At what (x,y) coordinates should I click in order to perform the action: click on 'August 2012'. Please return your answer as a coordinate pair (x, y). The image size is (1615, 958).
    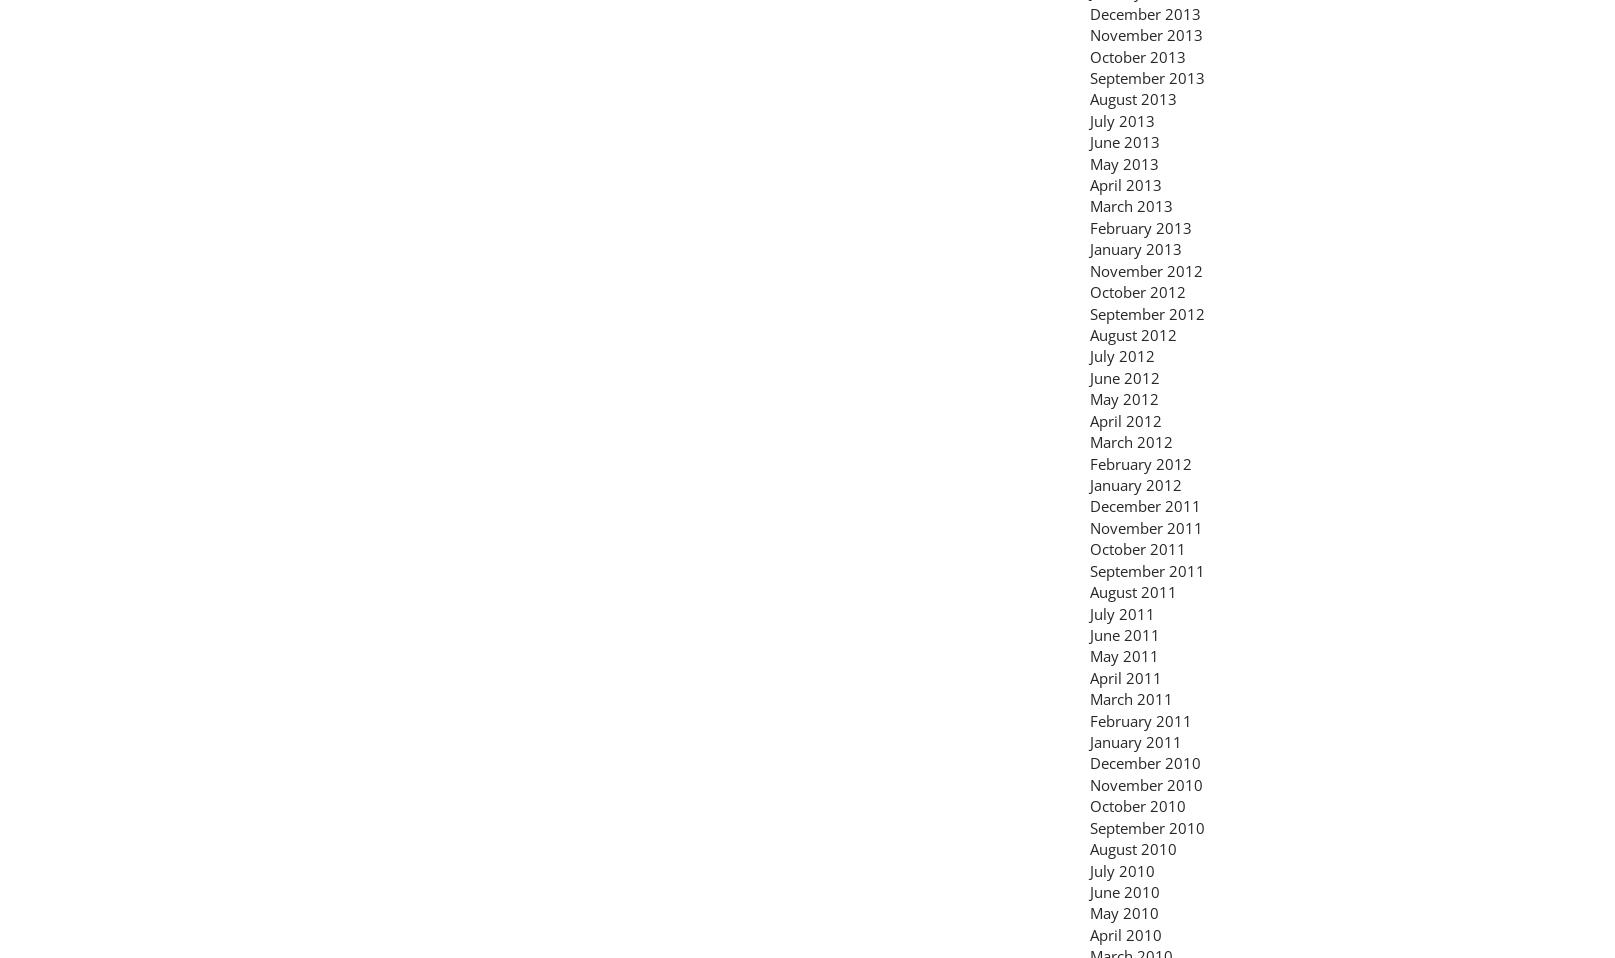
    Looking at the image, I should click on (1133, 334).